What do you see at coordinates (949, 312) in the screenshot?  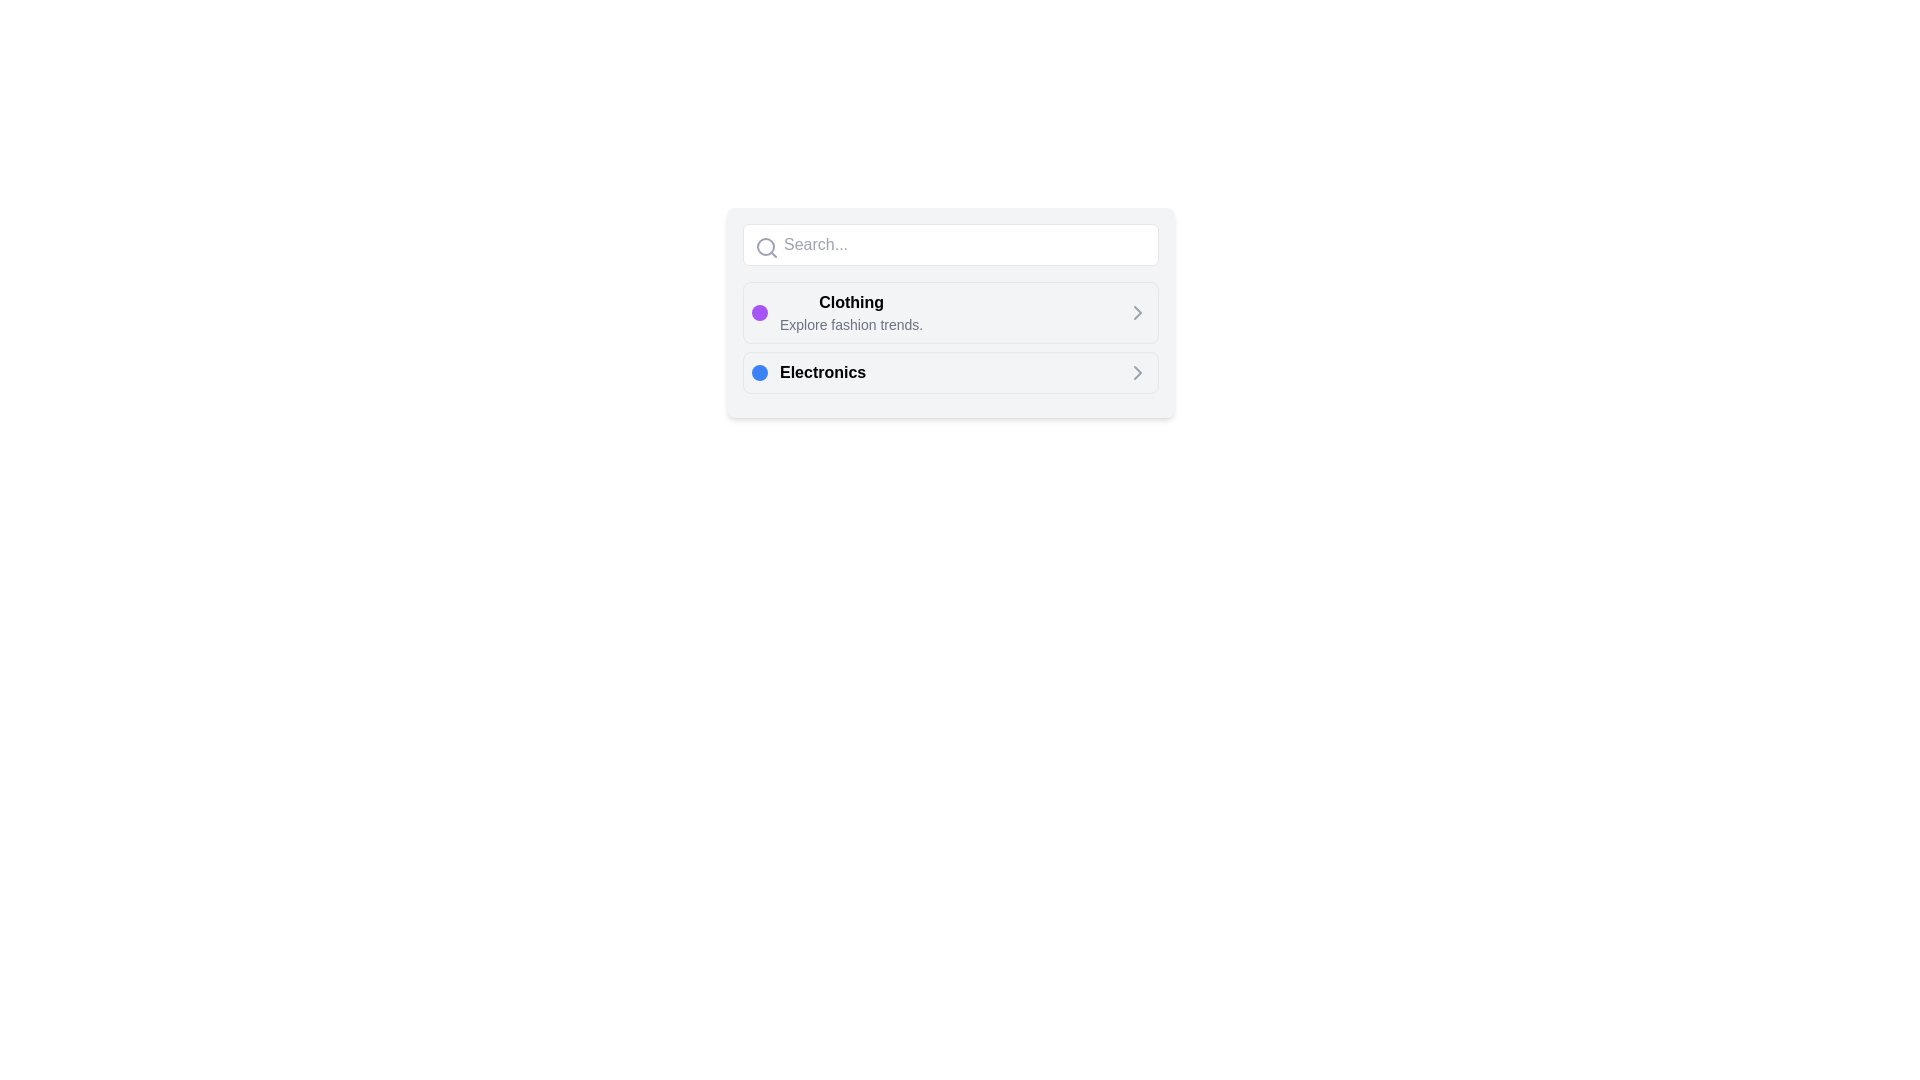 I see `the first clickable list item related to clothing and fashion trends, located under the search bar` at bounding box center [949, 312].